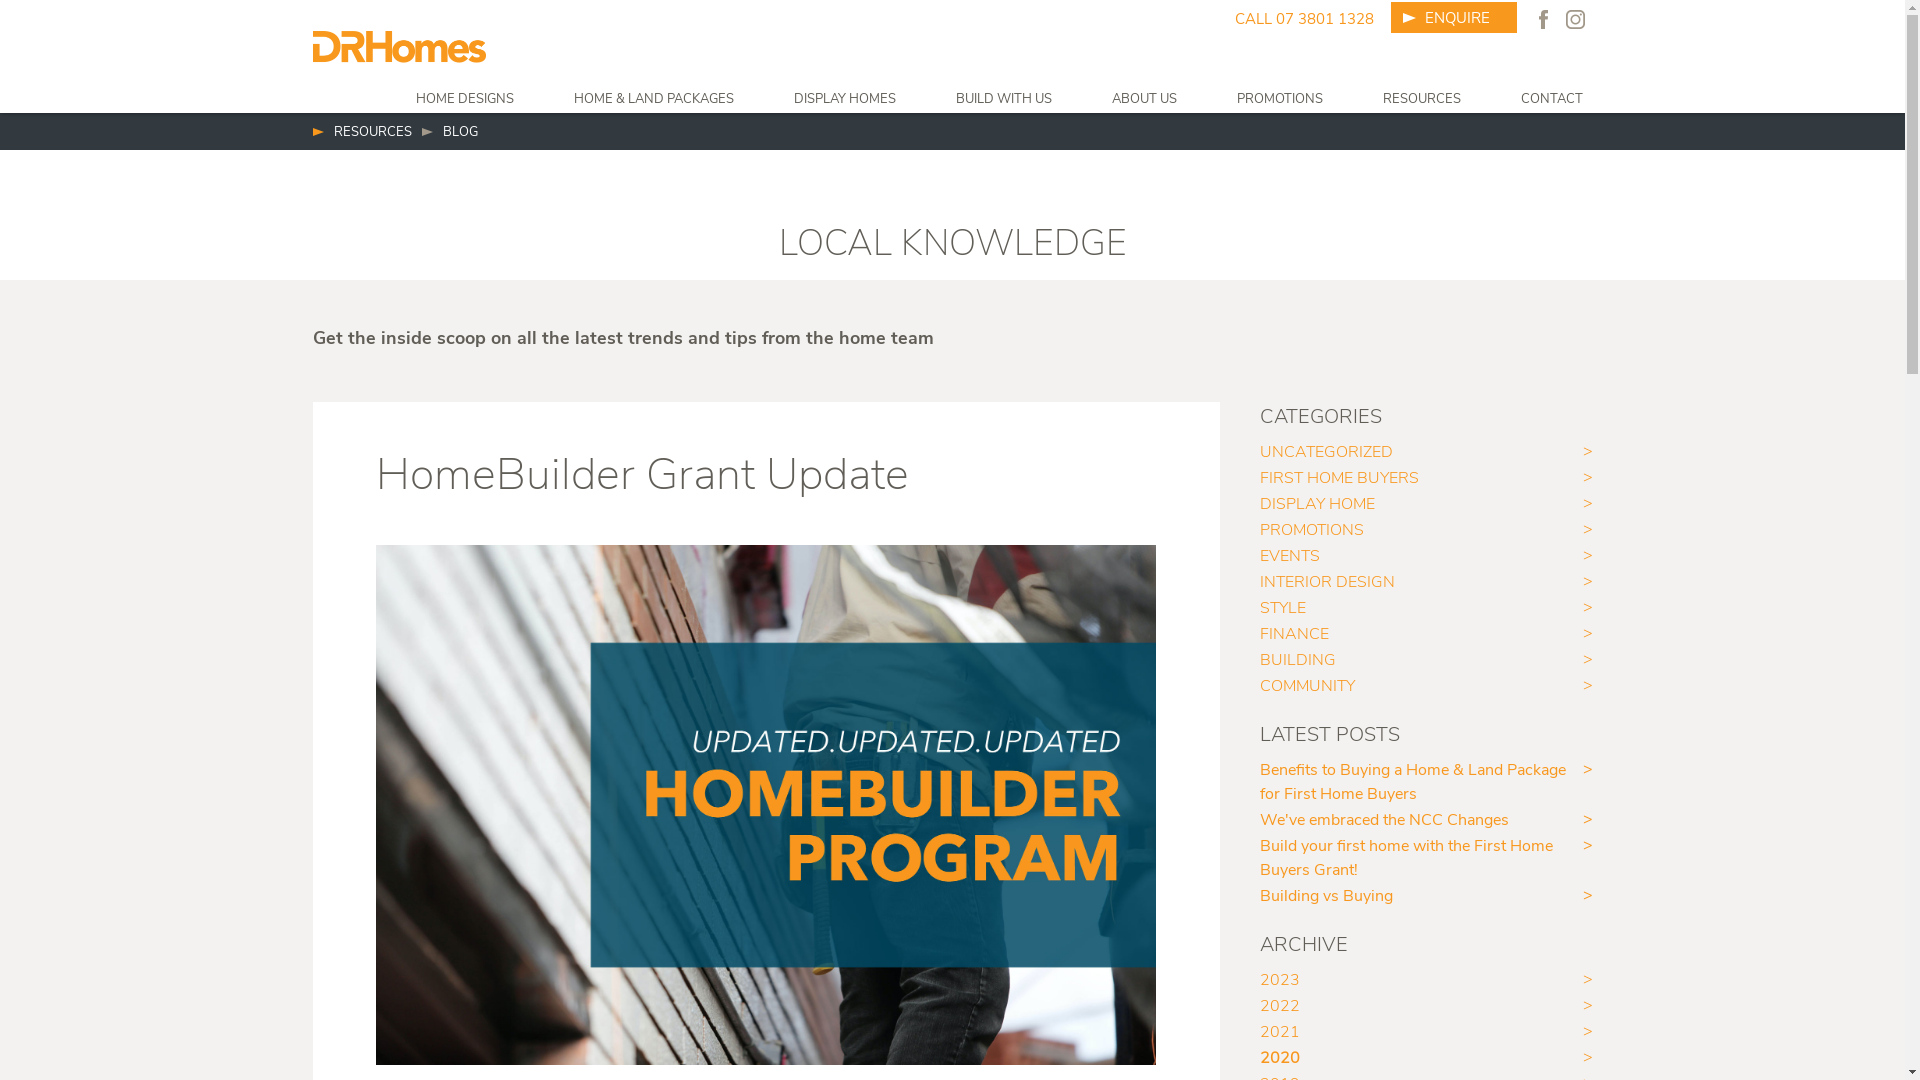  Describe the element at coordinates (1424, 582) in the screenshot. I see `'INTERIOR DESIGN'` at that location.